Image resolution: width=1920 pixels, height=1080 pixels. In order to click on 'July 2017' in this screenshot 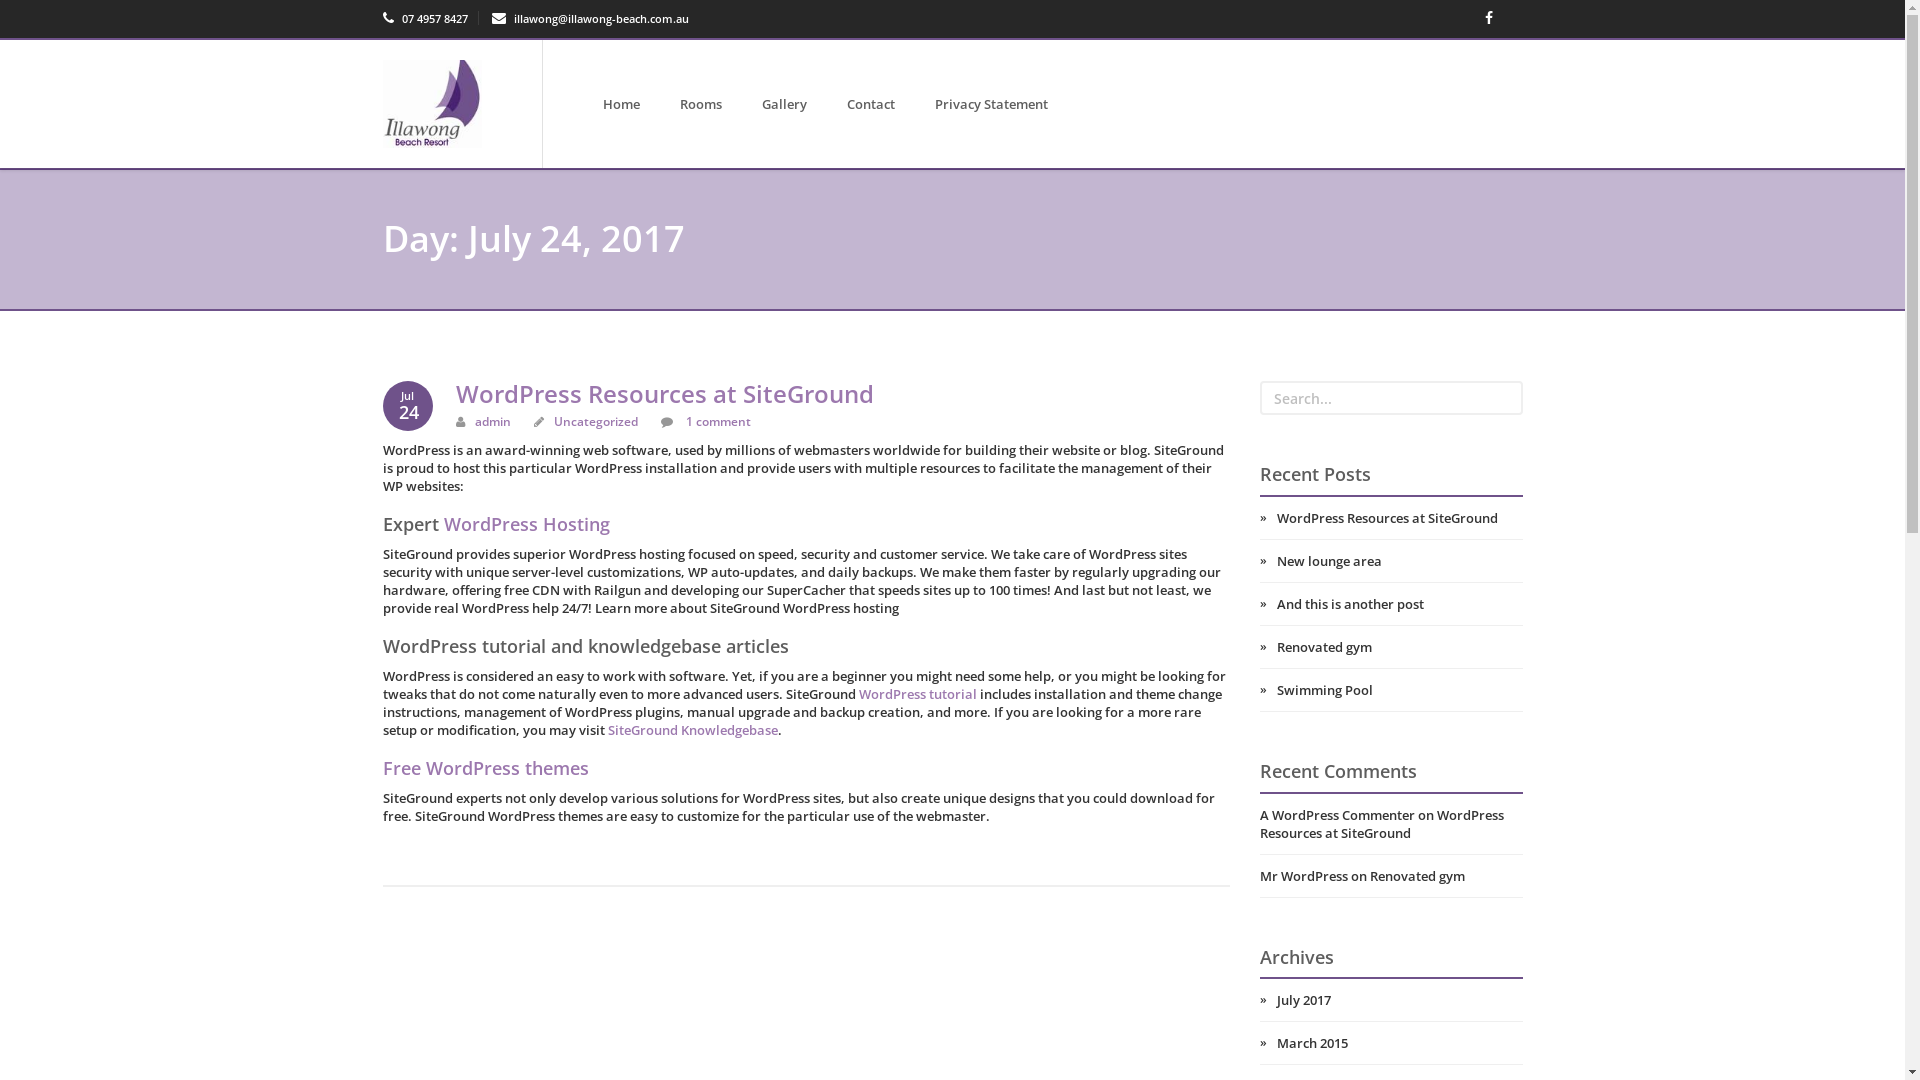, I will do `click(1390, 999)`.